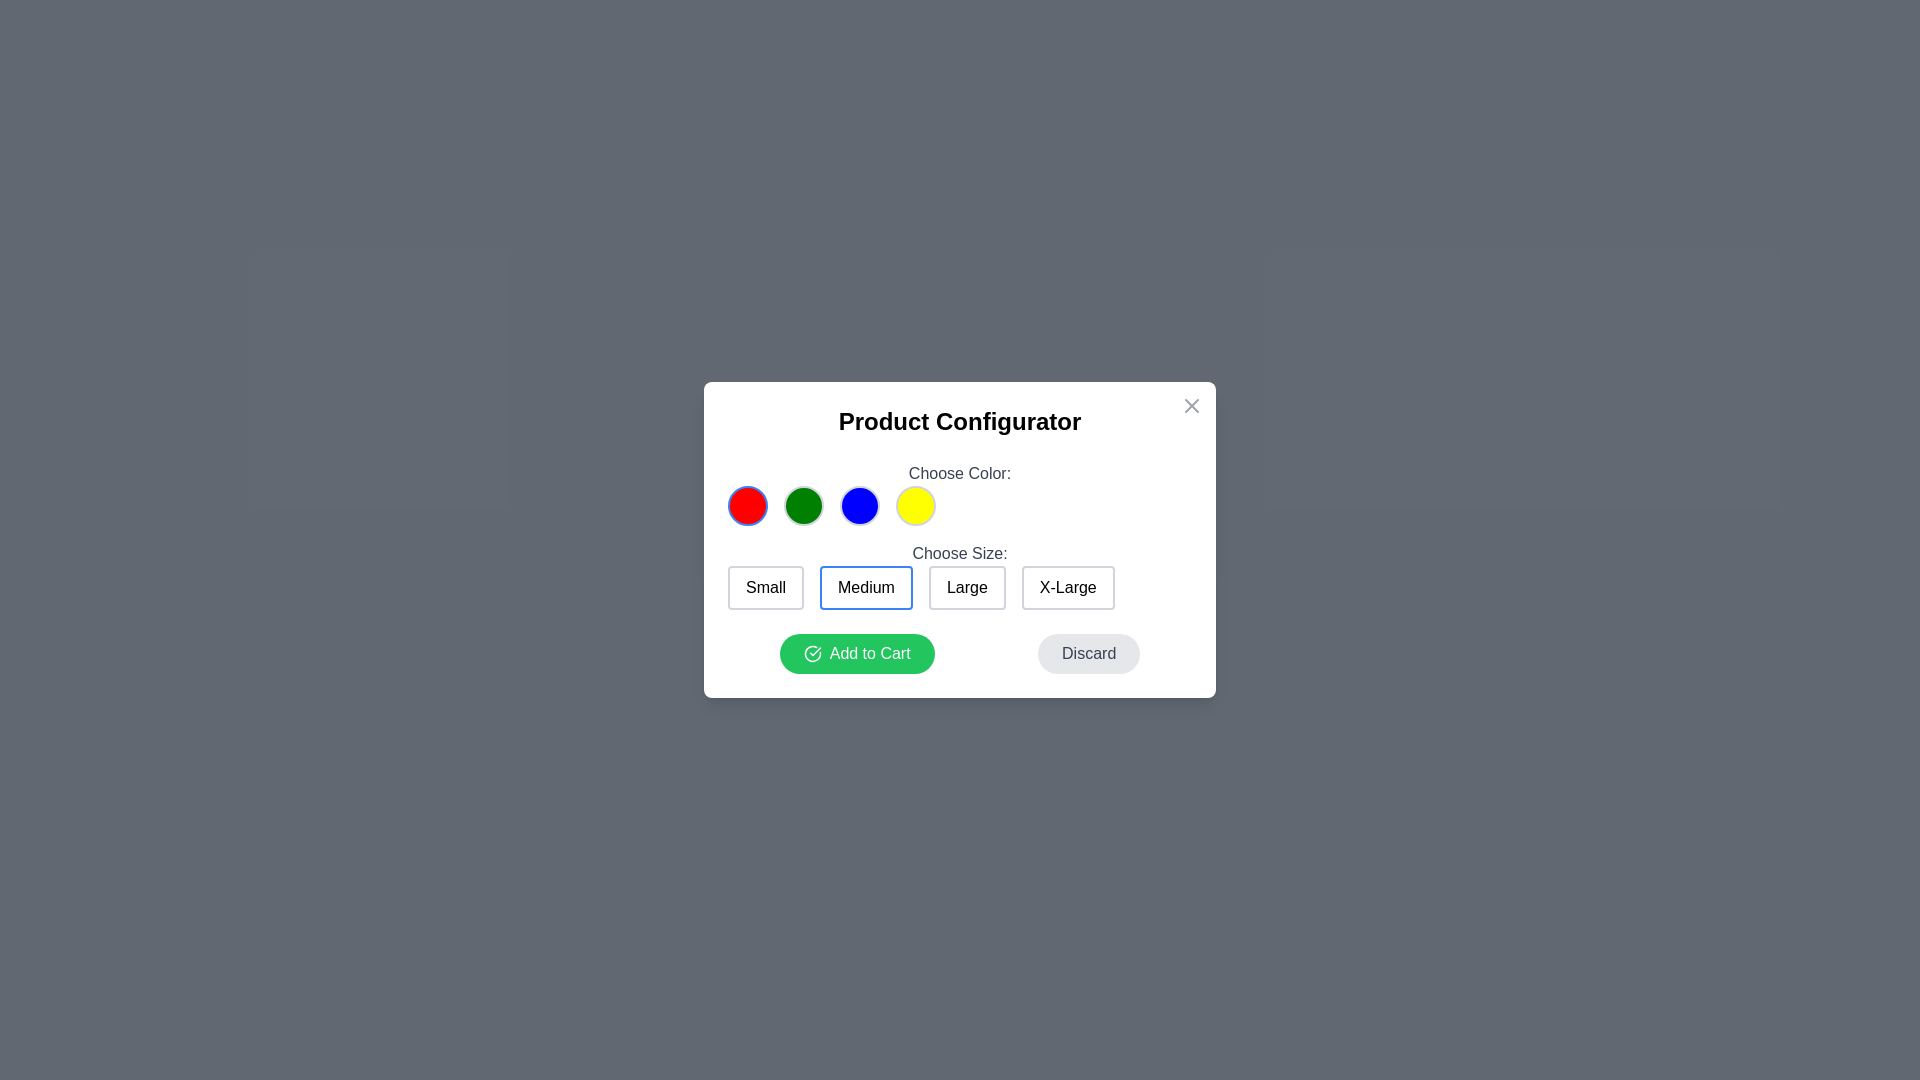  I want to click on the confirmation icon located to the left of the 'Add to Cart' button, which signifies affirmative action for the operation, so click(812, 654).